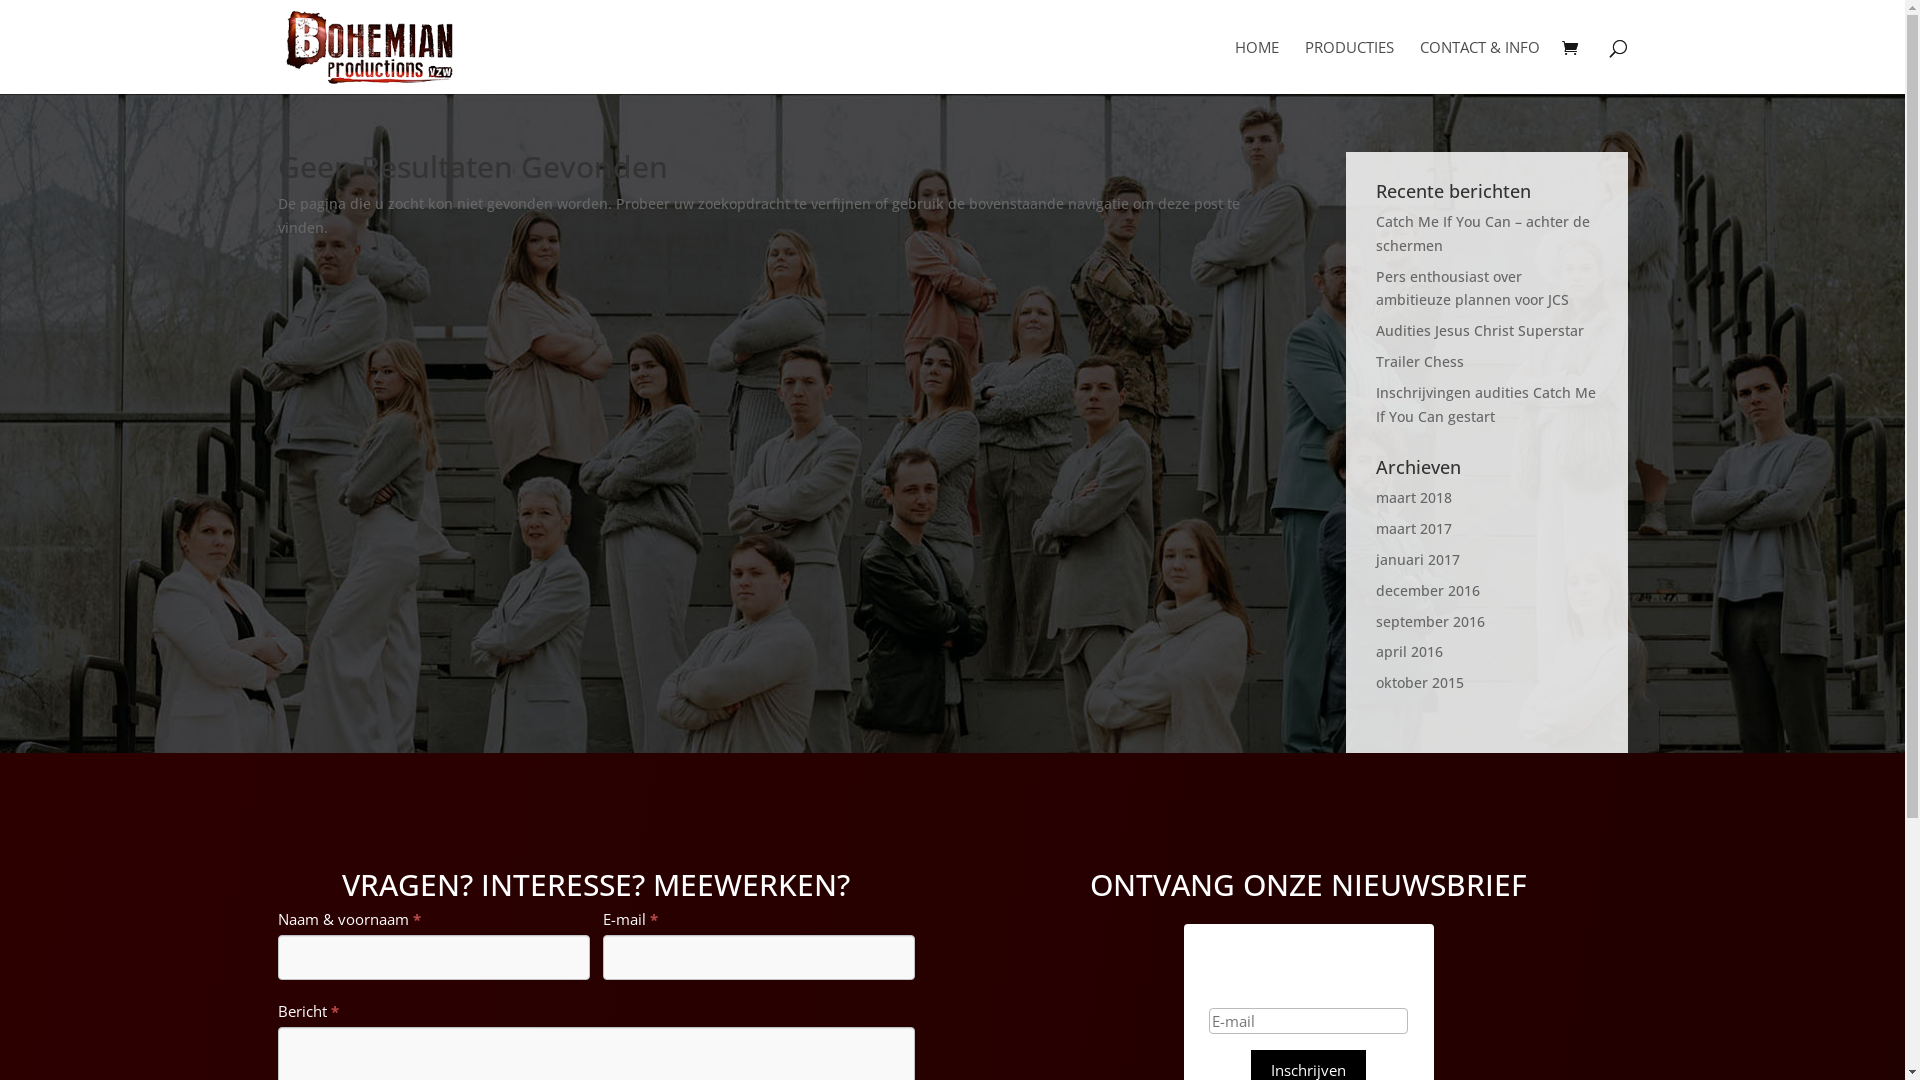 This screenshot has height=1080, width=1920. What do you see at coordinates (1375, 620) in the screenshot?
I see `'september 2016'` at bounding box center [1375, 620].